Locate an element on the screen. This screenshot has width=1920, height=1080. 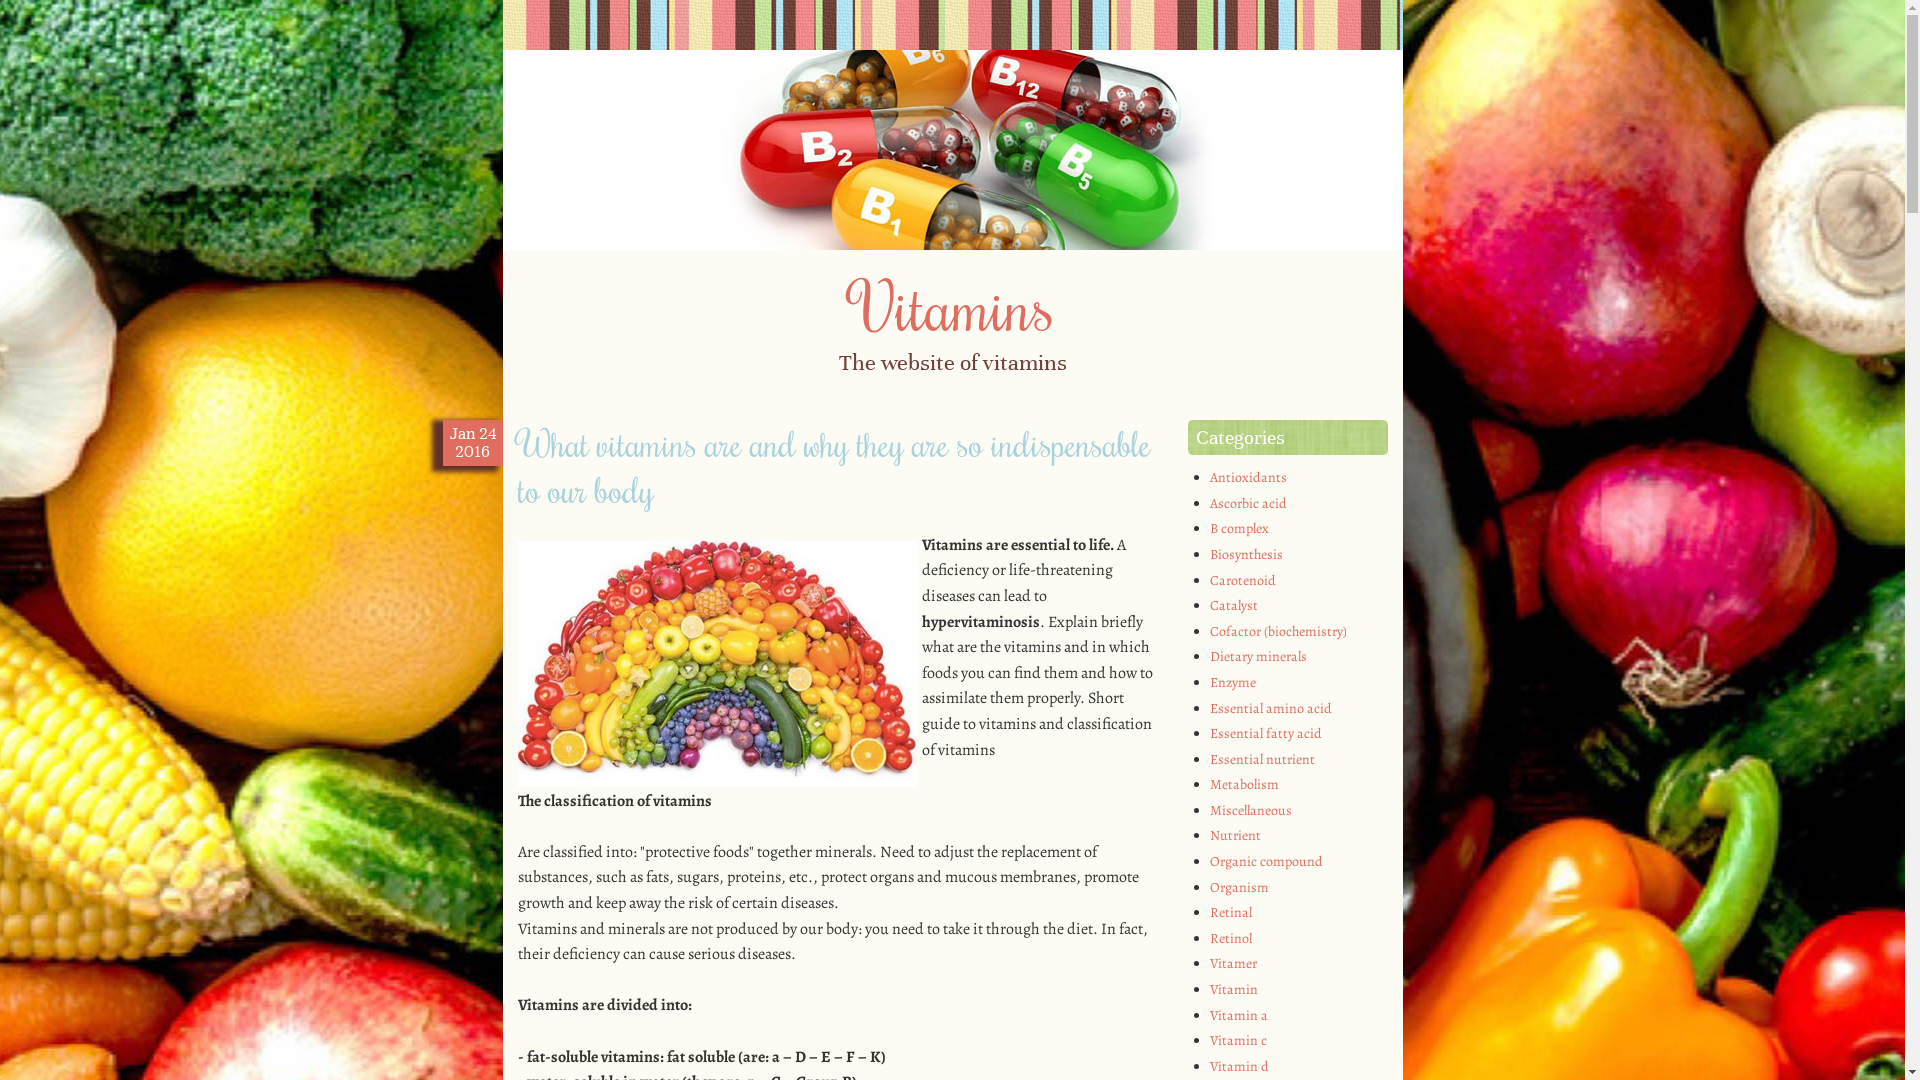
'Essential amino acid' is located at coordinates (1270, 706).